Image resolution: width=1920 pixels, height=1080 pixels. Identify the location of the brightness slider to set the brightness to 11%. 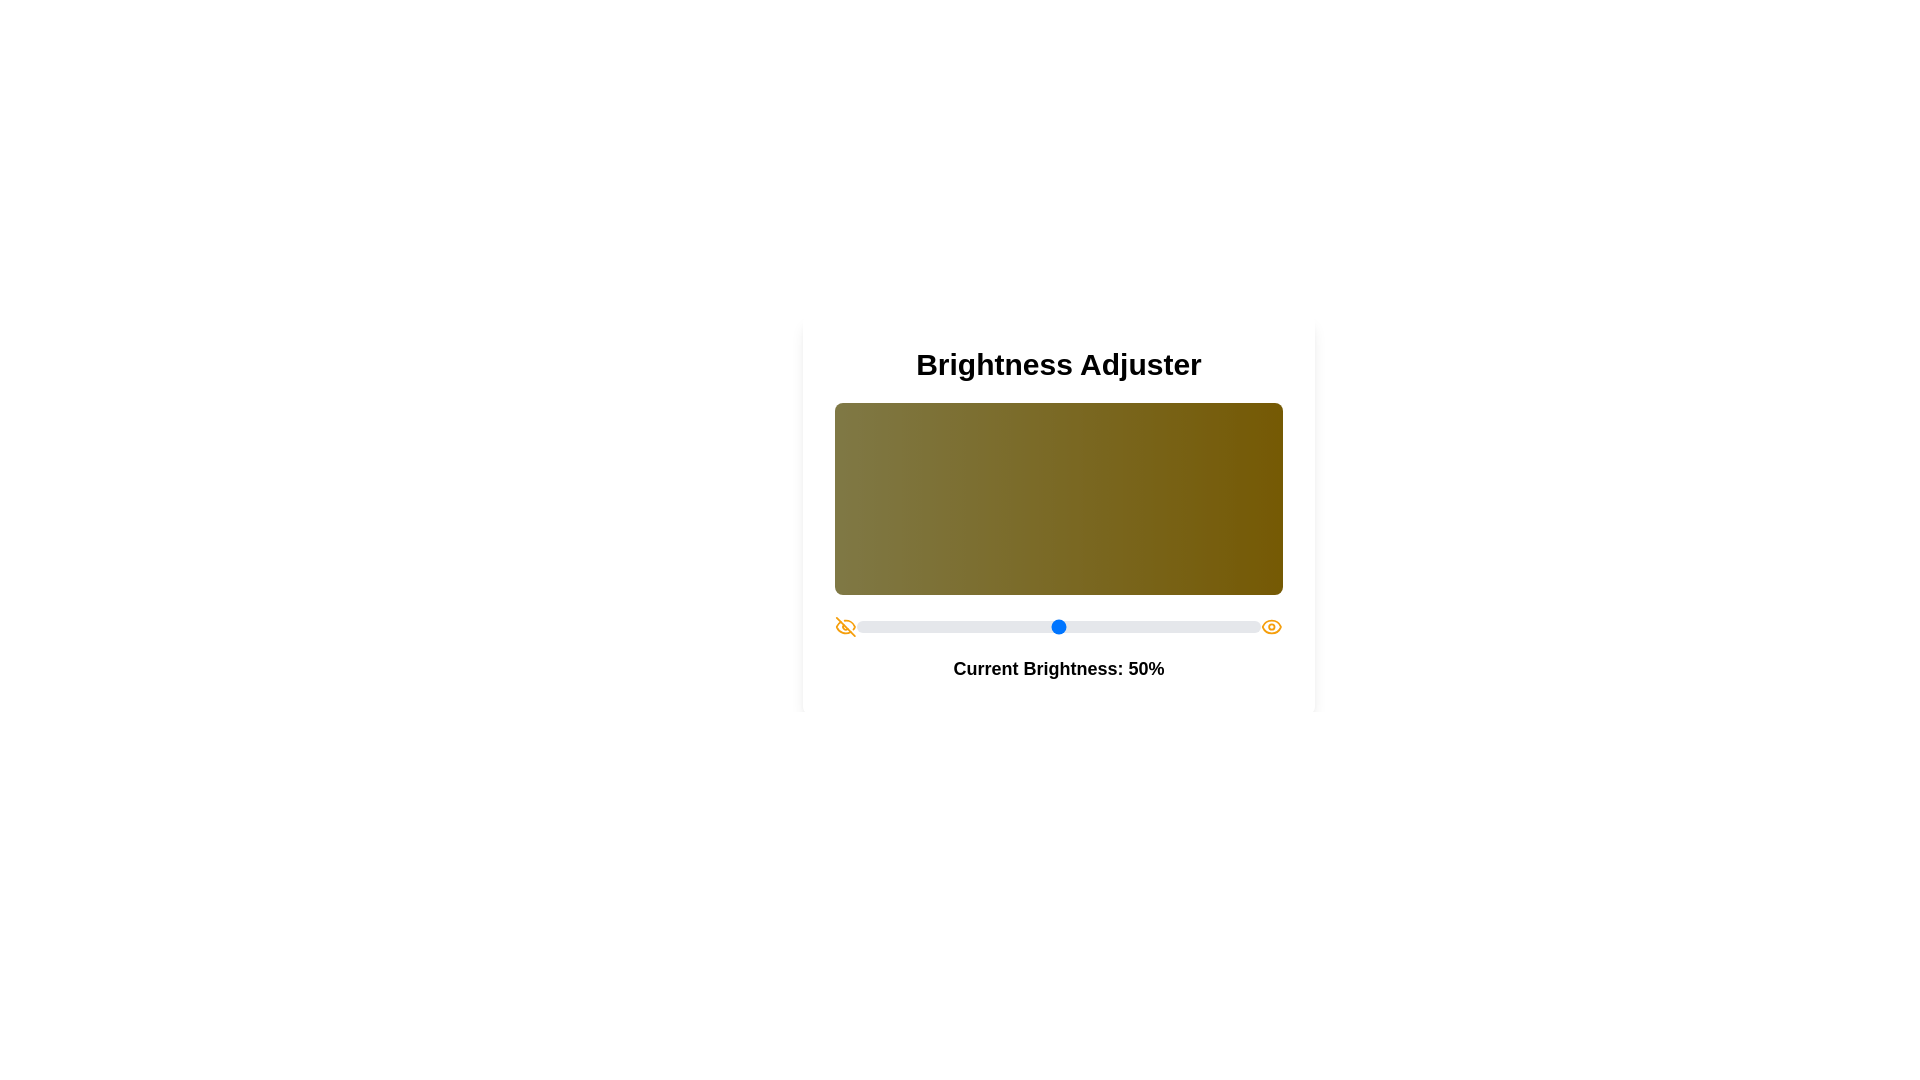
(900, 626).